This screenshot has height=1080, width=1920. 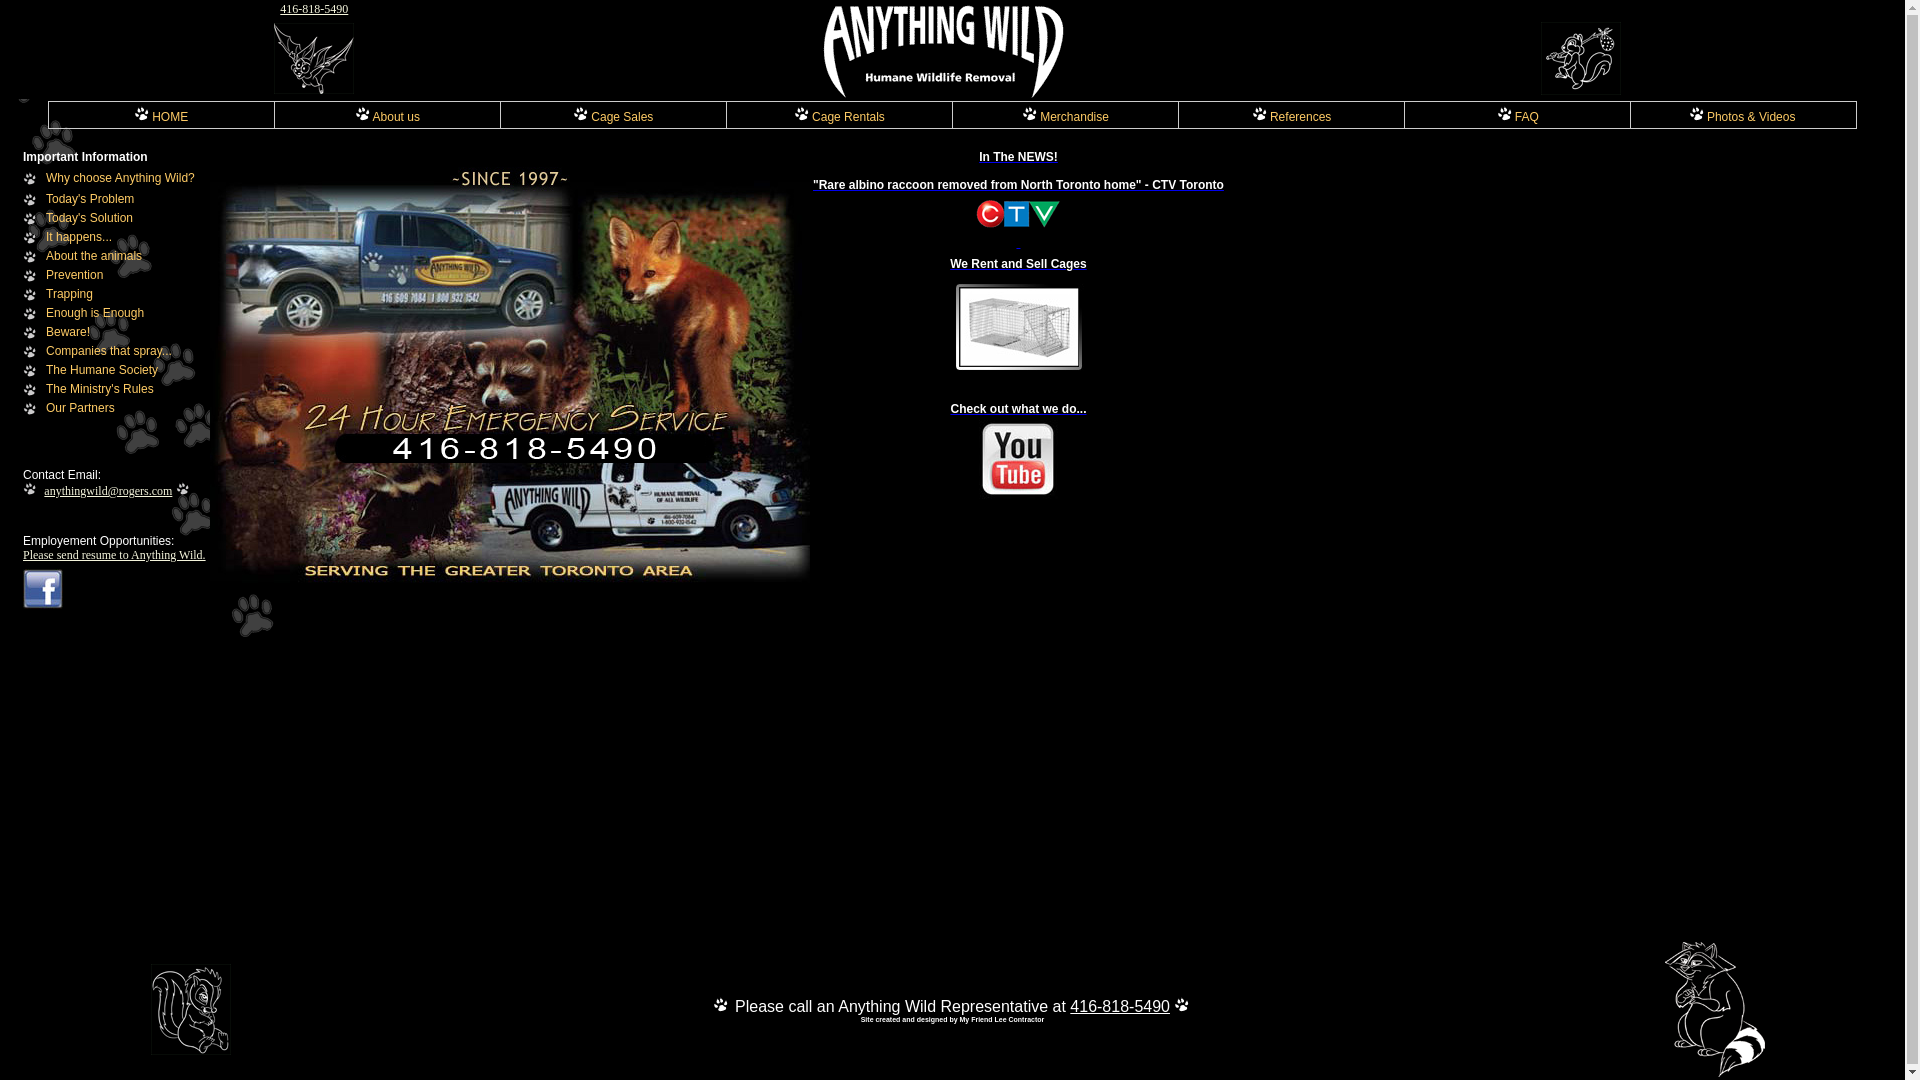 What do you see at coordinates (119, 176) in the screenshot?
I see `'Why choose Anything Wild?'` at bounding box center [119, 176].